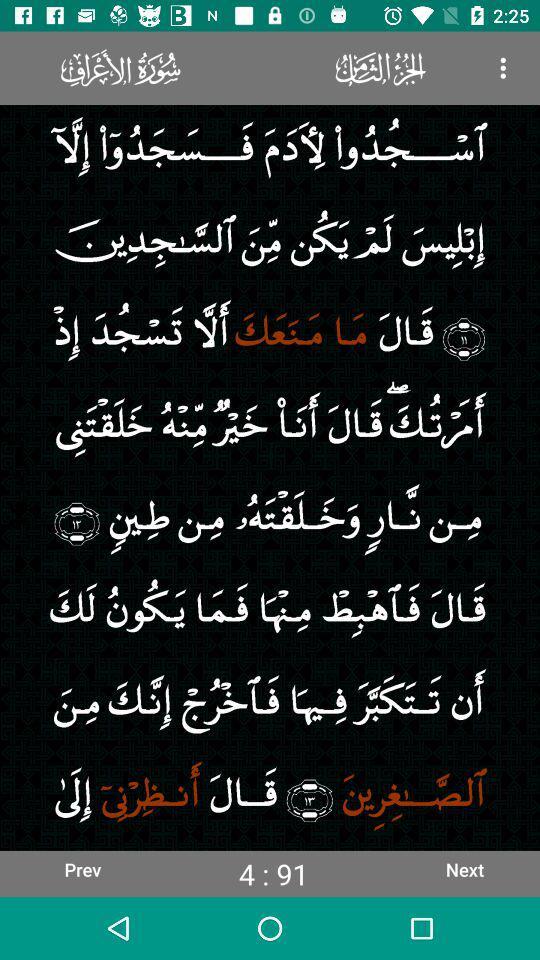  What do you see at coordinates (464, 868) in the screenshot?
I see `icon next to the 4 : 91 item` at bounding box center [464, 868].